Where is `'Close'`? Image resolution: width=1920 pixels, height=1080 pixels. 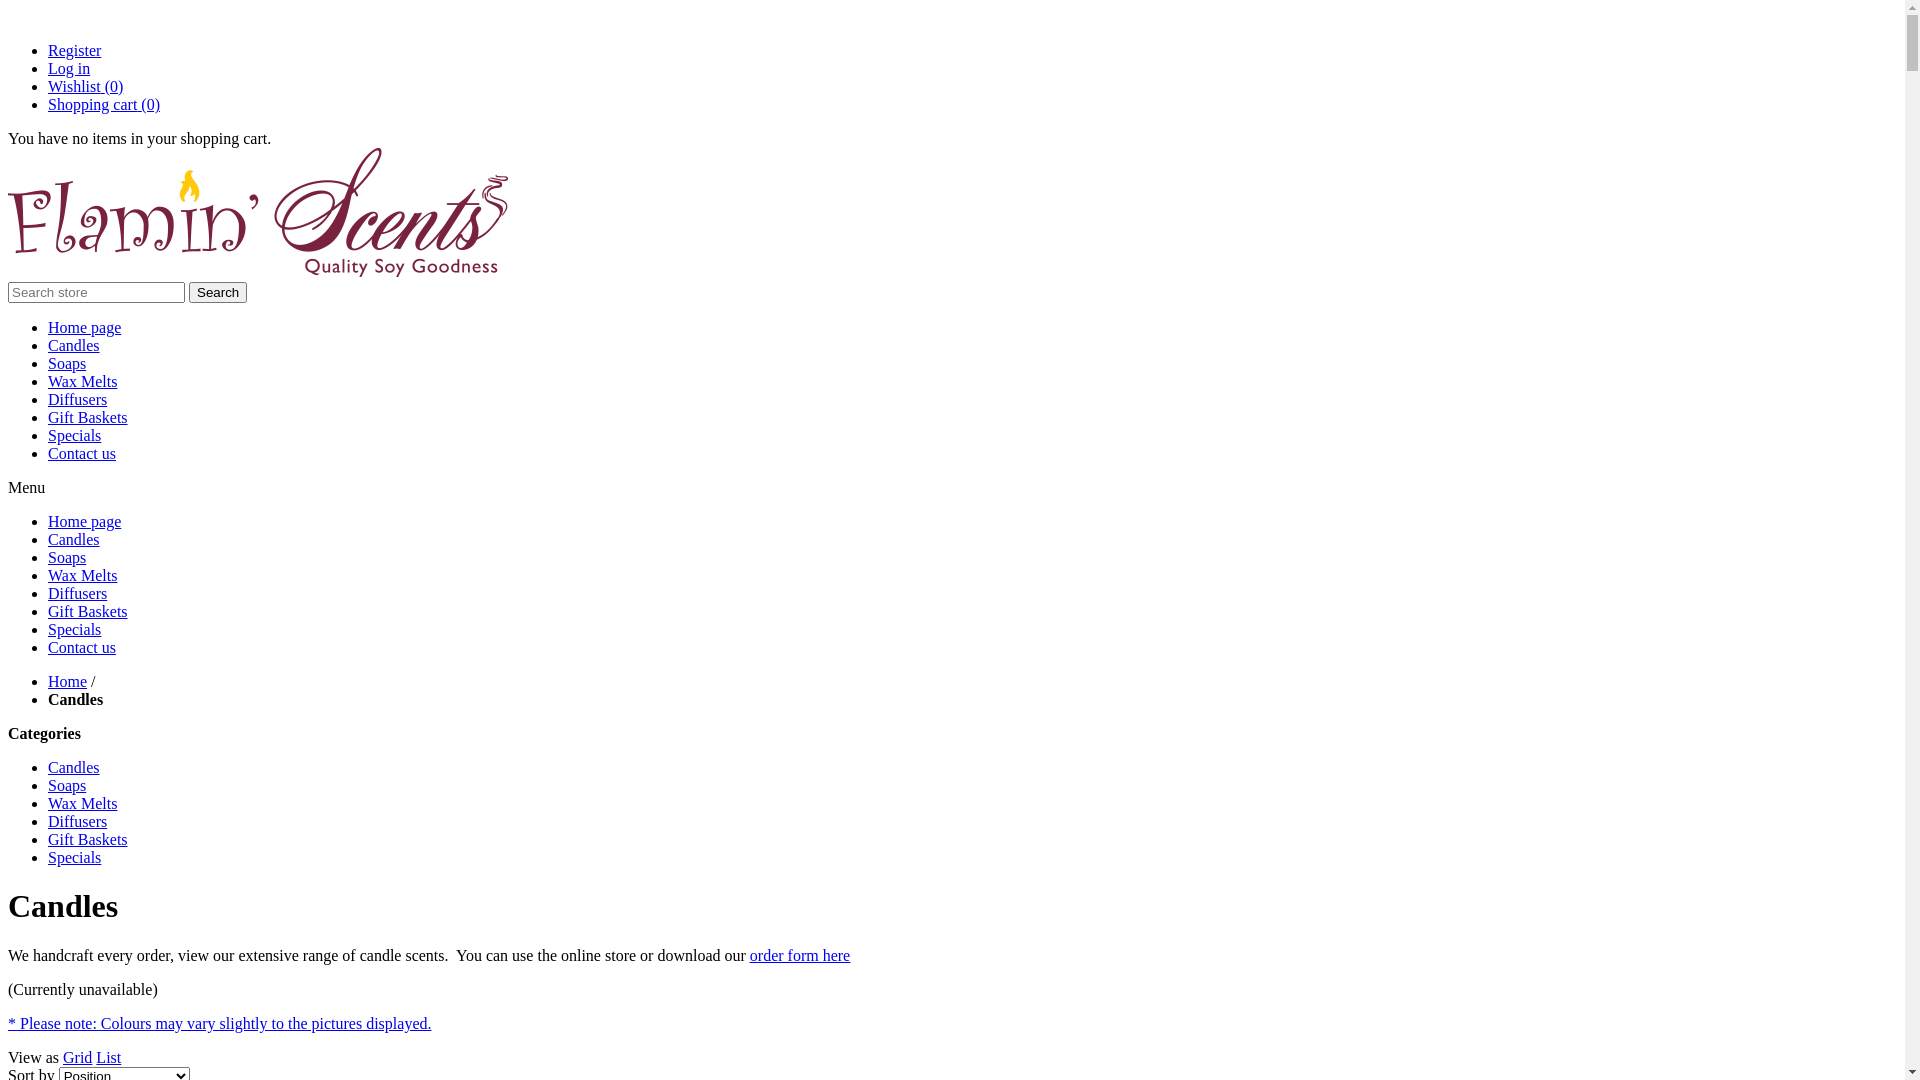 'Close' is located at coordinates (9, 16).